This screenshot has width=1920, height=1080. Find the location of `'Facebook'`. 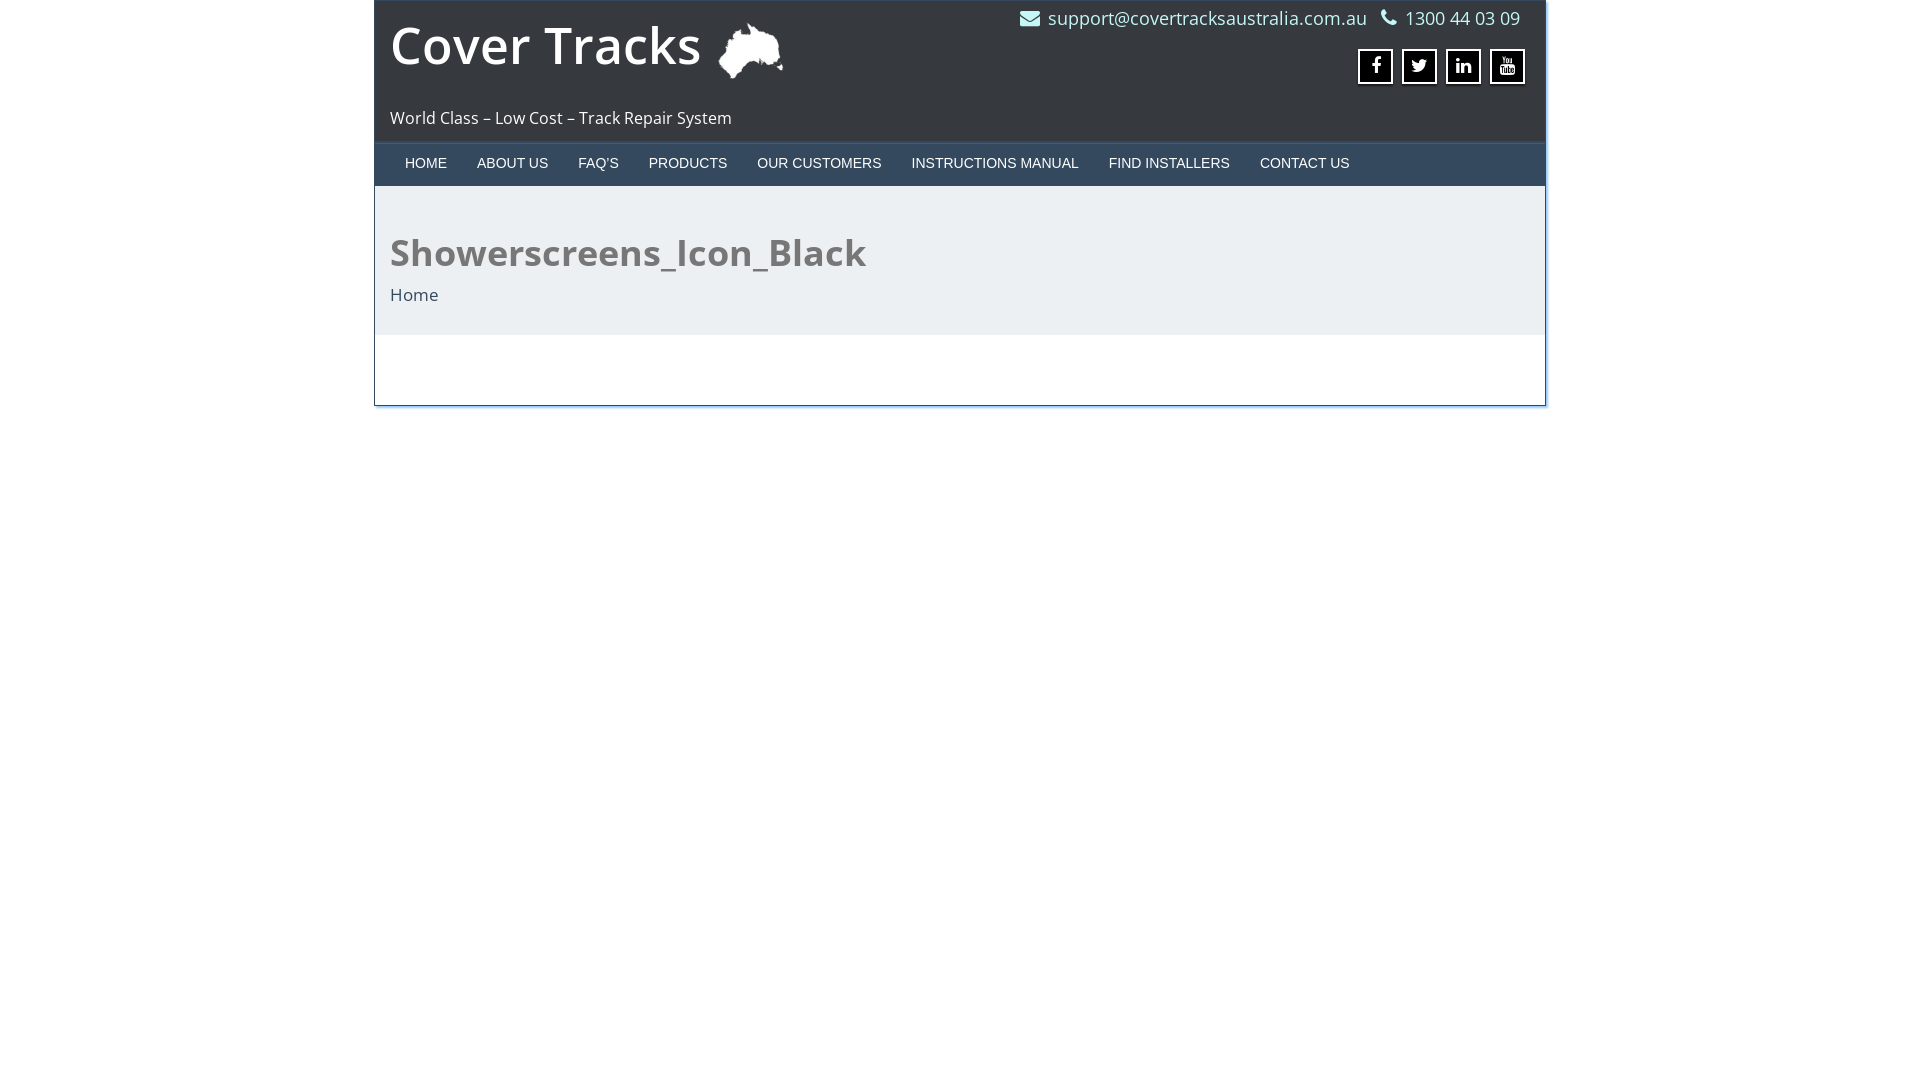

'Facebook' is located at coordinates (1358, 65).